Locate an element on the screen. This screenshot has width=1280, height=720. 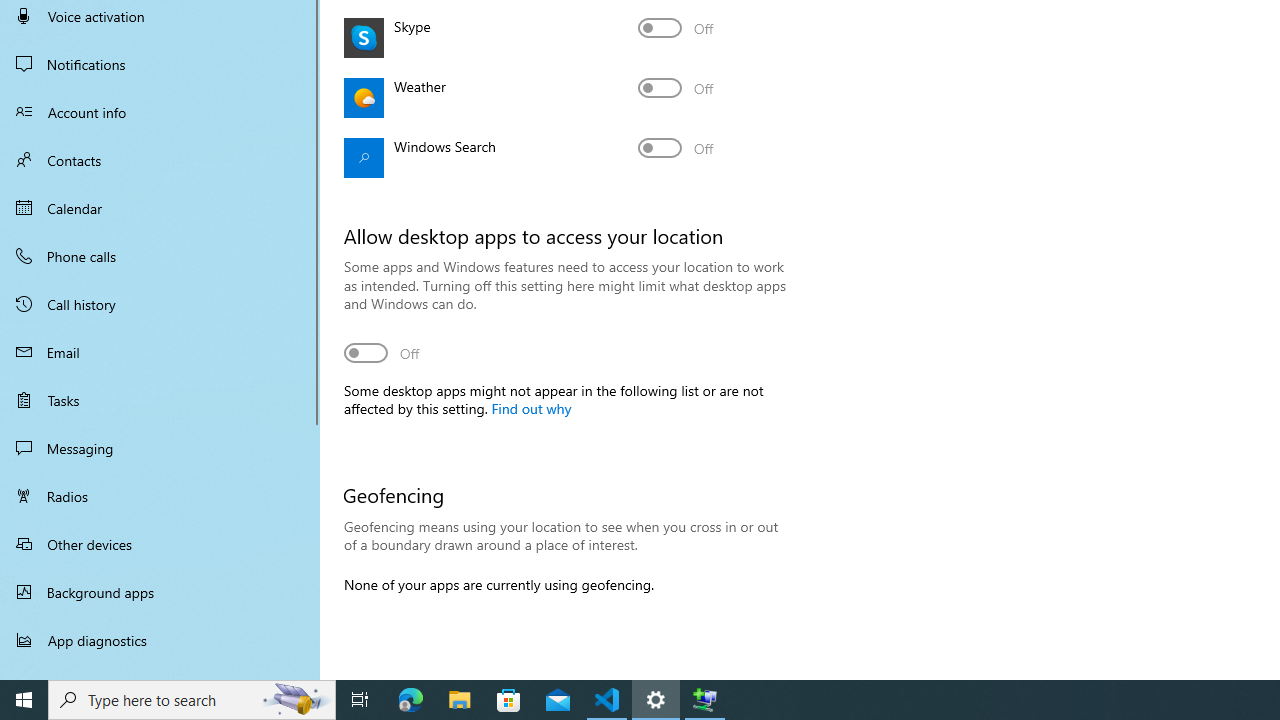
'Contacts' is located at coordinates (160, 159).